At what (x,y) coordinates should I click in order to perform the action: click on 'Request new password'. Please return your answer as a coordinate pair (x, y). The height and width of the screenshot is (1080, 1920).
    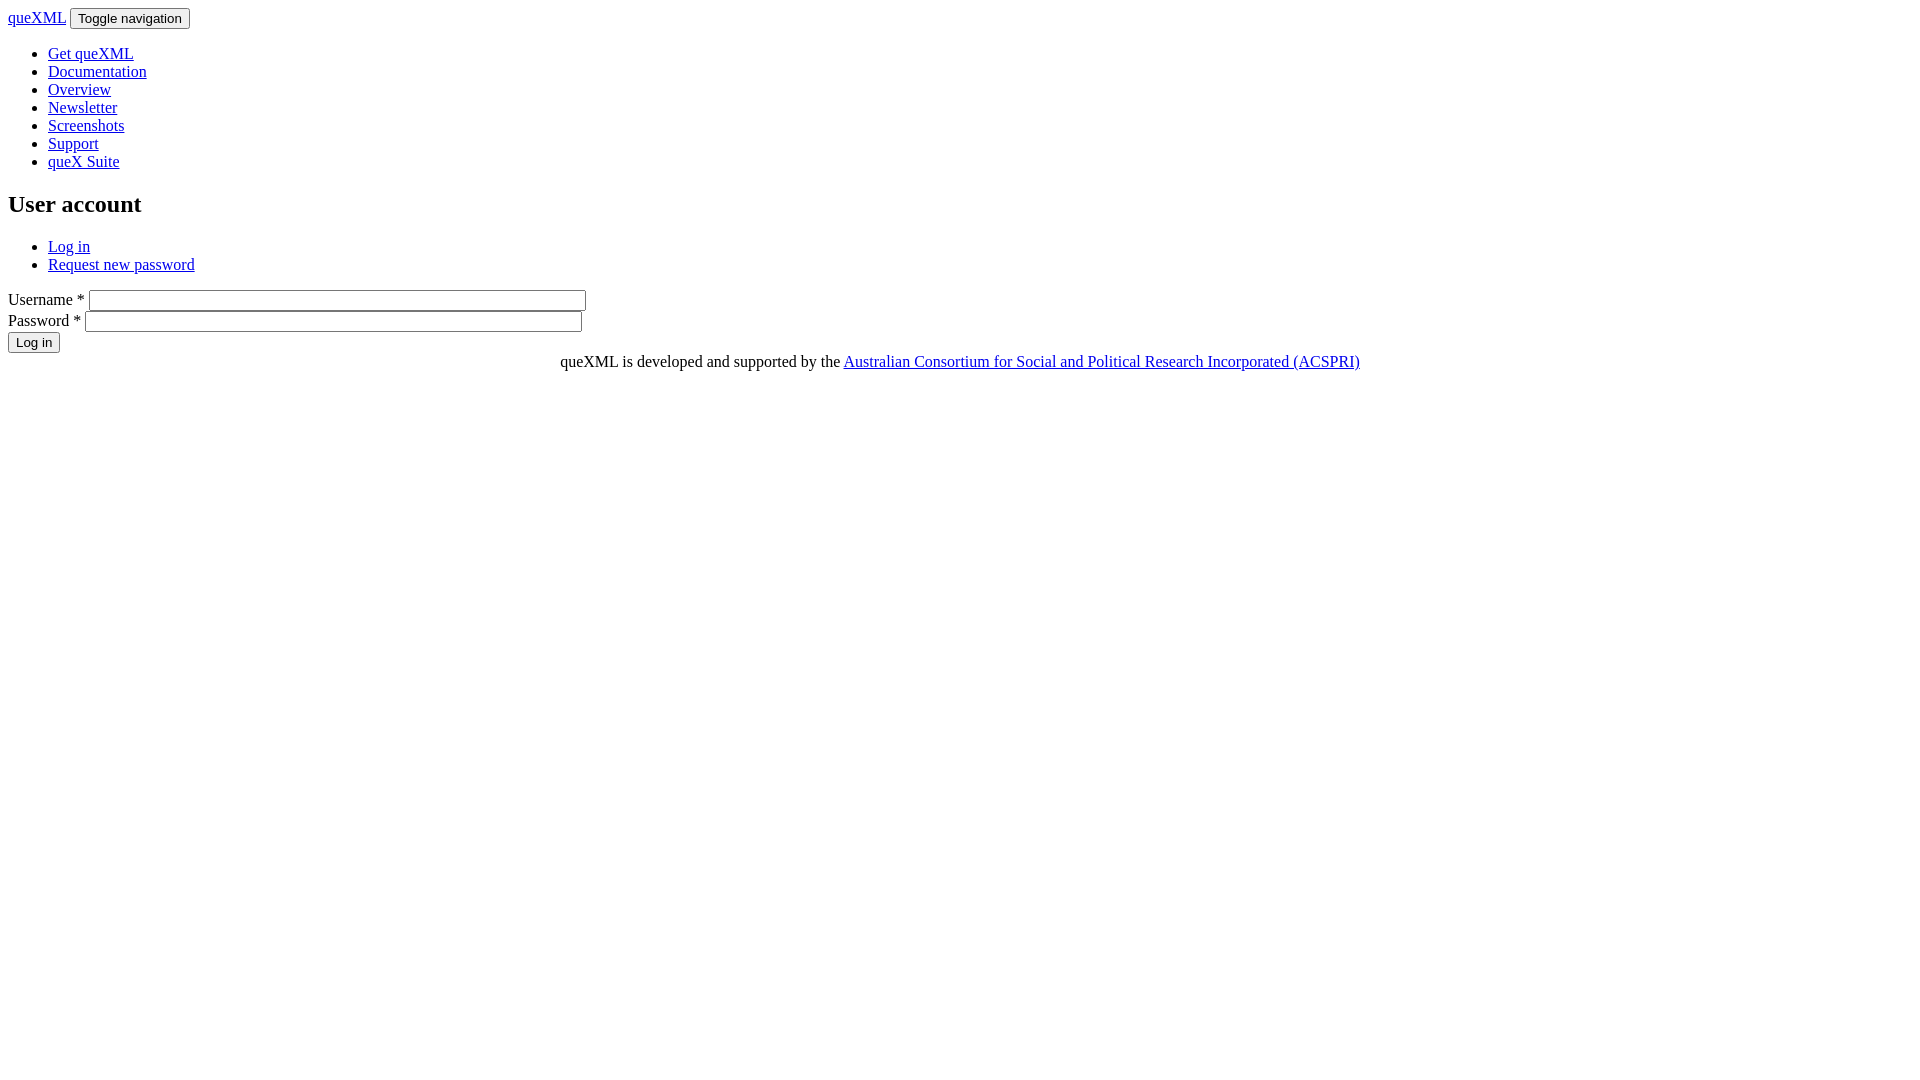
    Looking at the image, I should click on (48, 263).